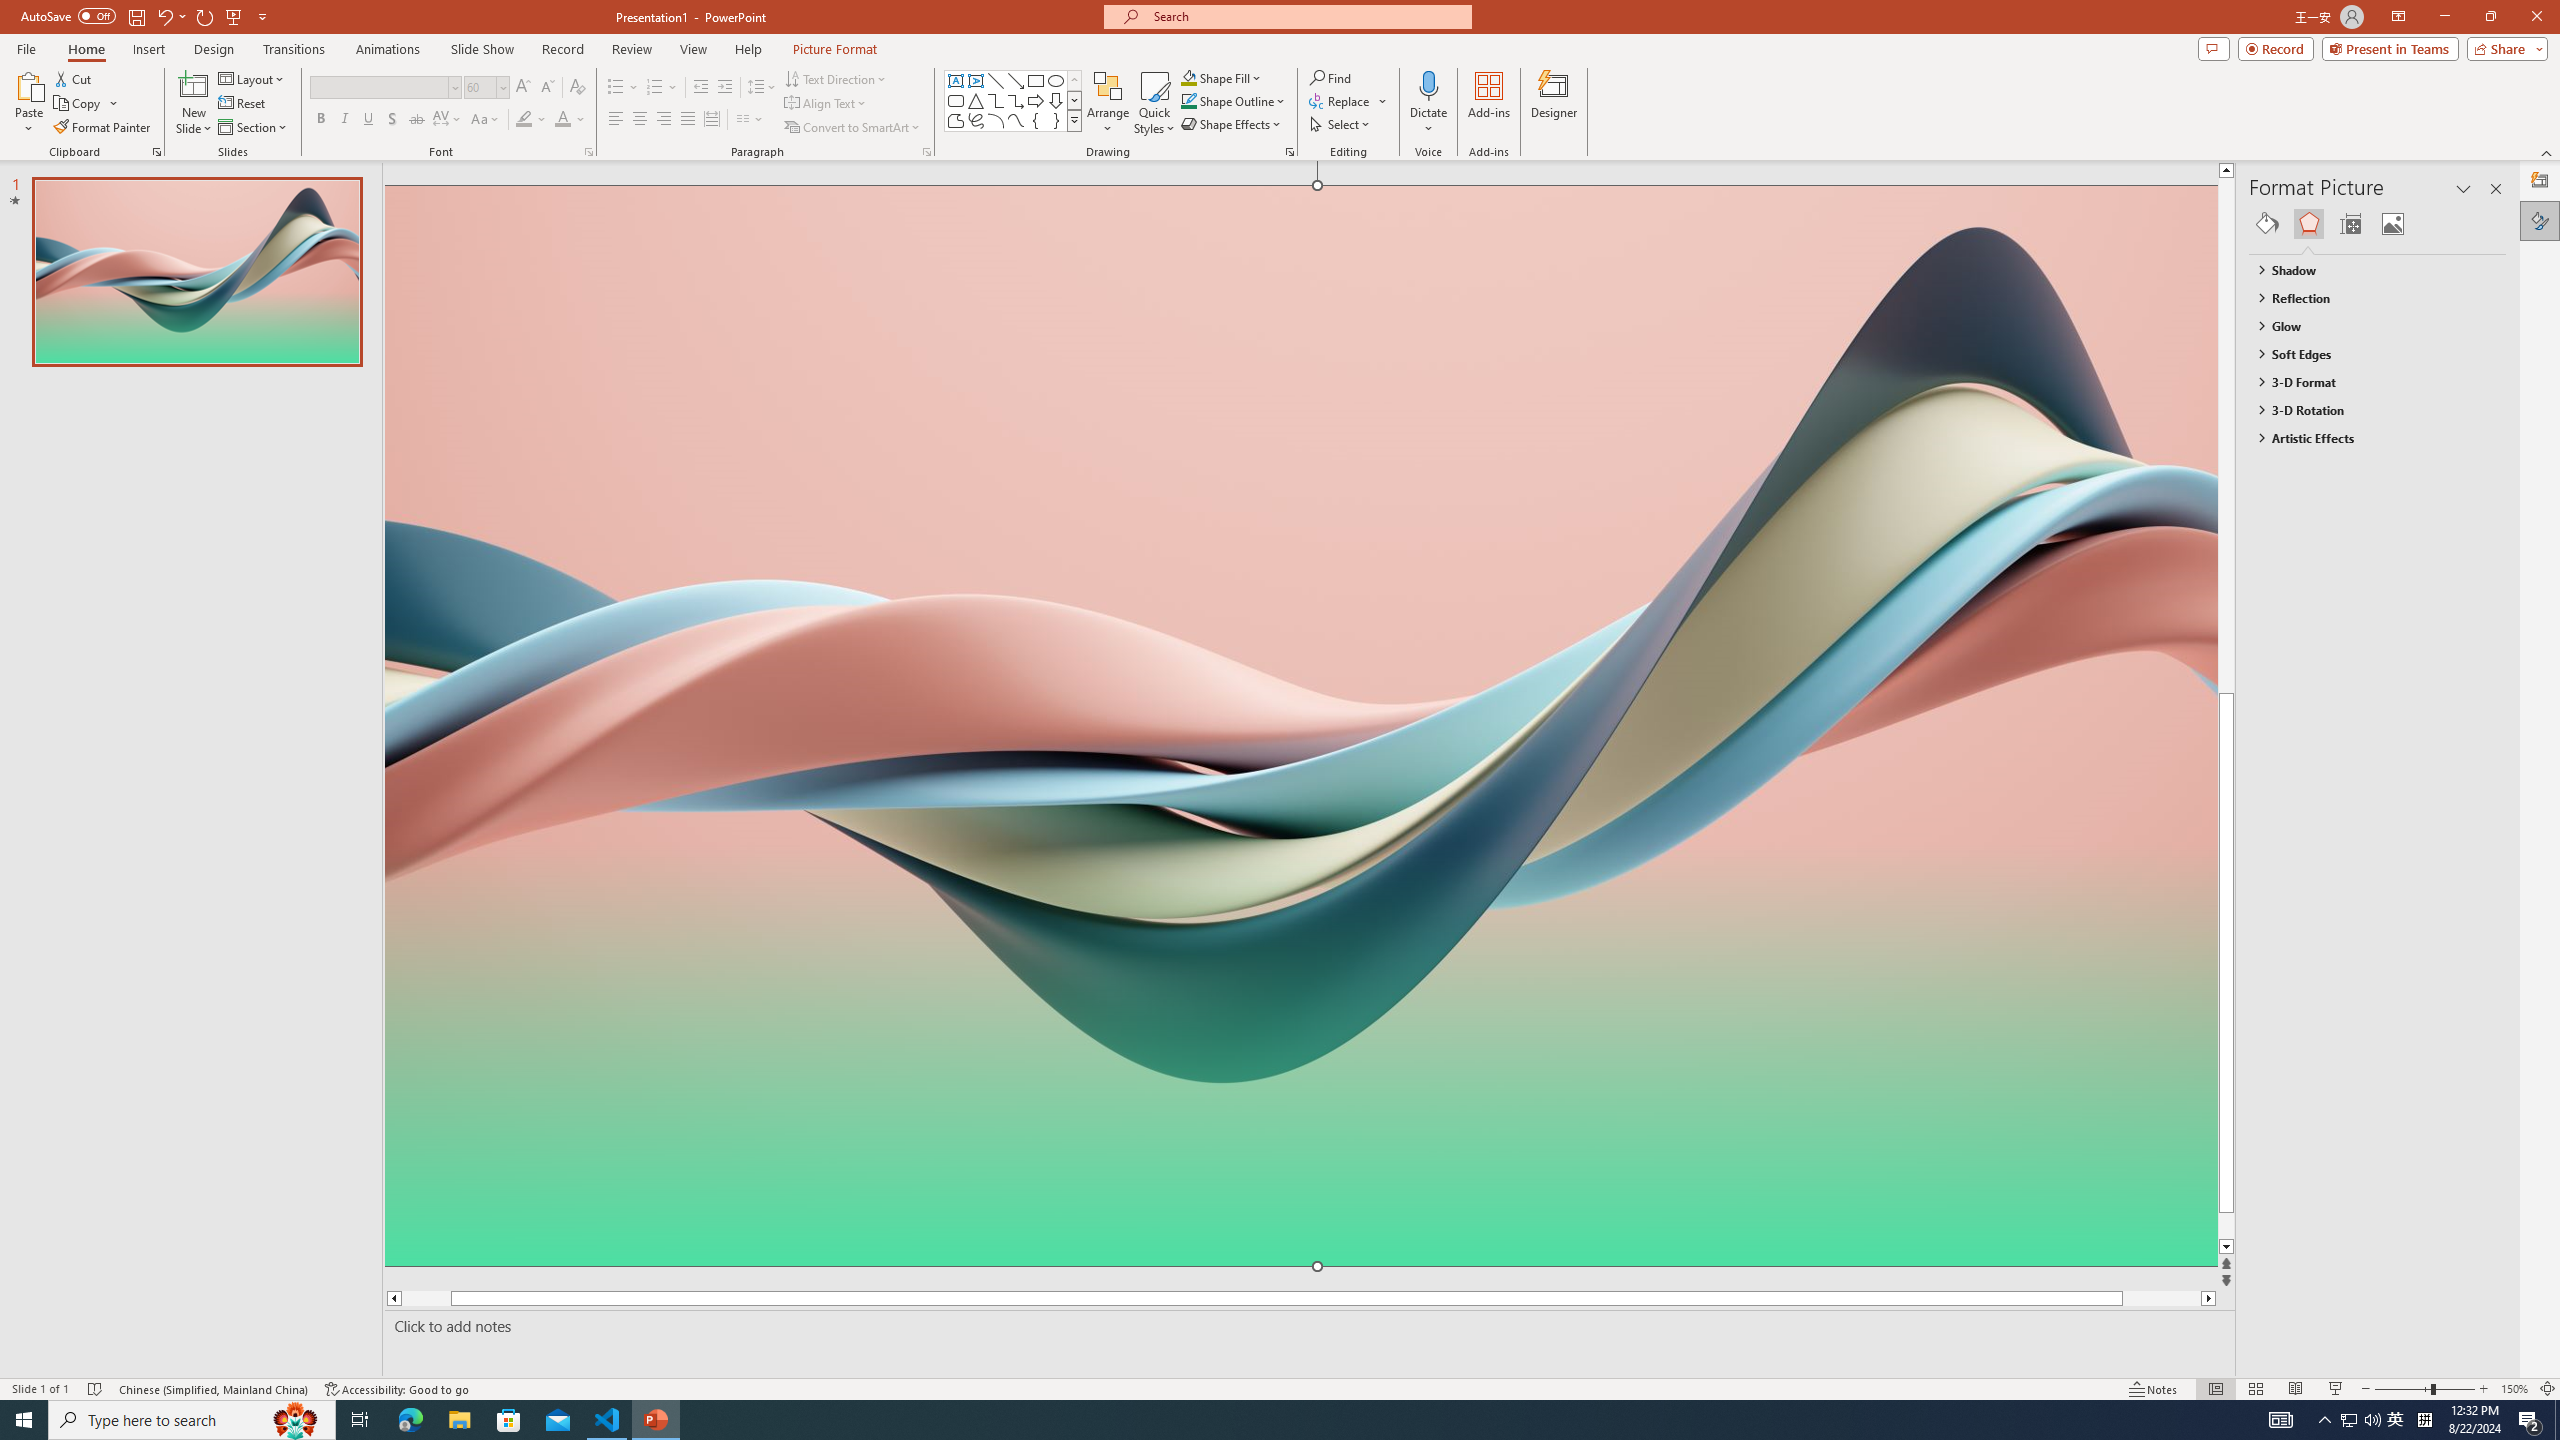 The width and height of the screenshot is (2560, 1440). What do you see at coordinates (546, 87) in the screenshot?
I see `'Decrease Font Size'` at bounding box center [546, 87].